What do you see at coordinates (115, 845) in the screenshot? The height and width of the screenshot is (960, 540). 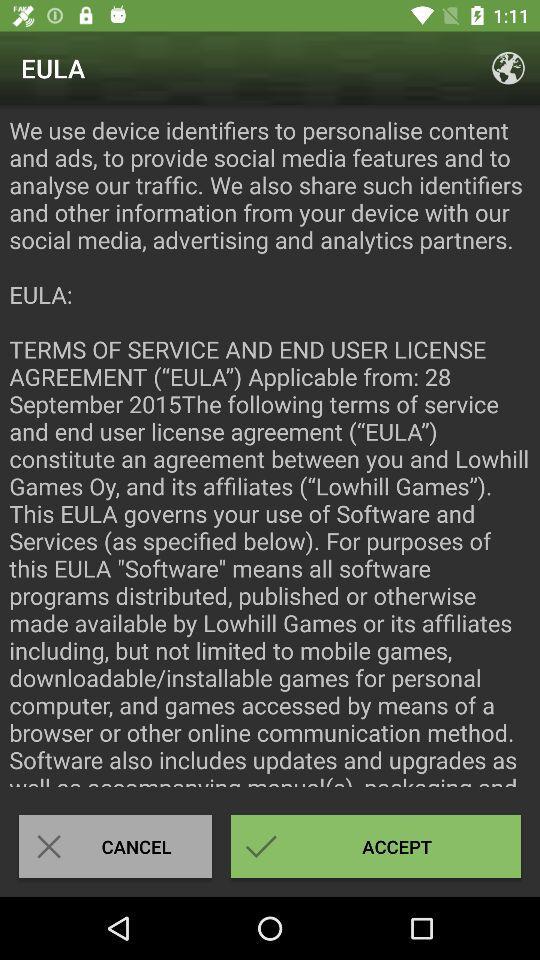 I see `icon below we use device` at bounding box center [115, 845].